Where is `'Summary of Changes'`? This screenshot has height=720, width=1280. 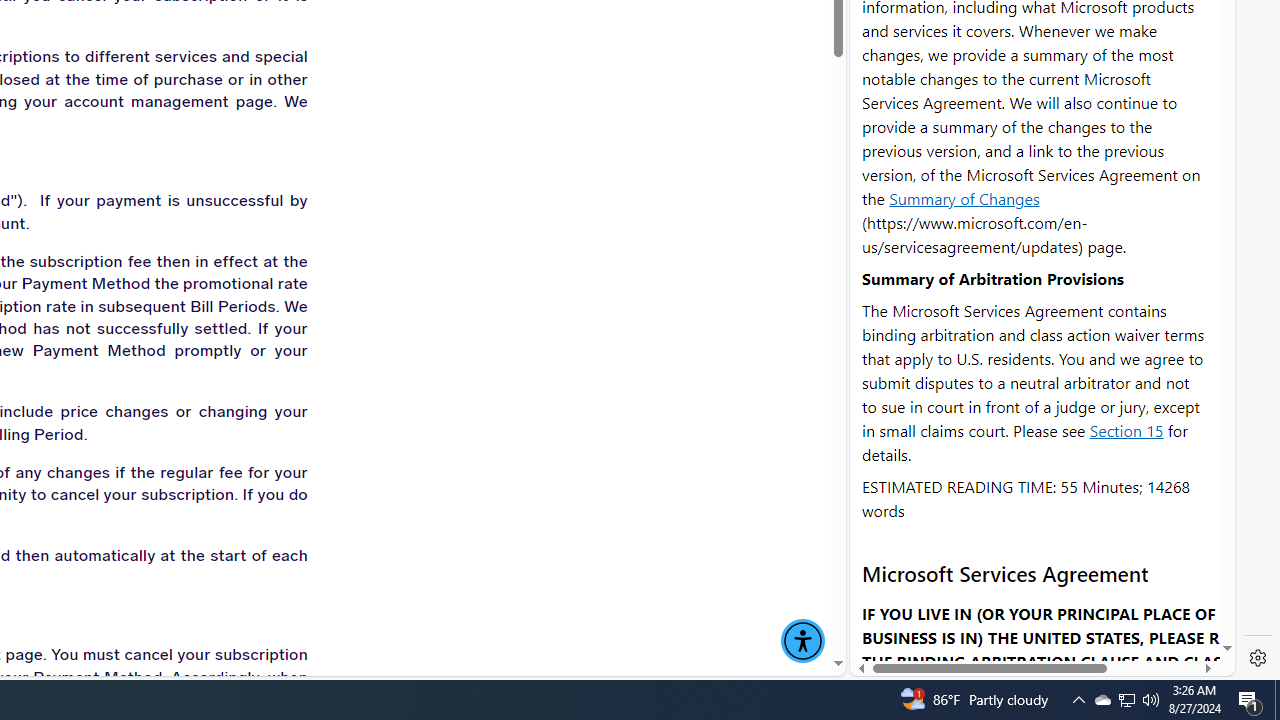 'Summary of Changes' is located at coordinates (964, 198).